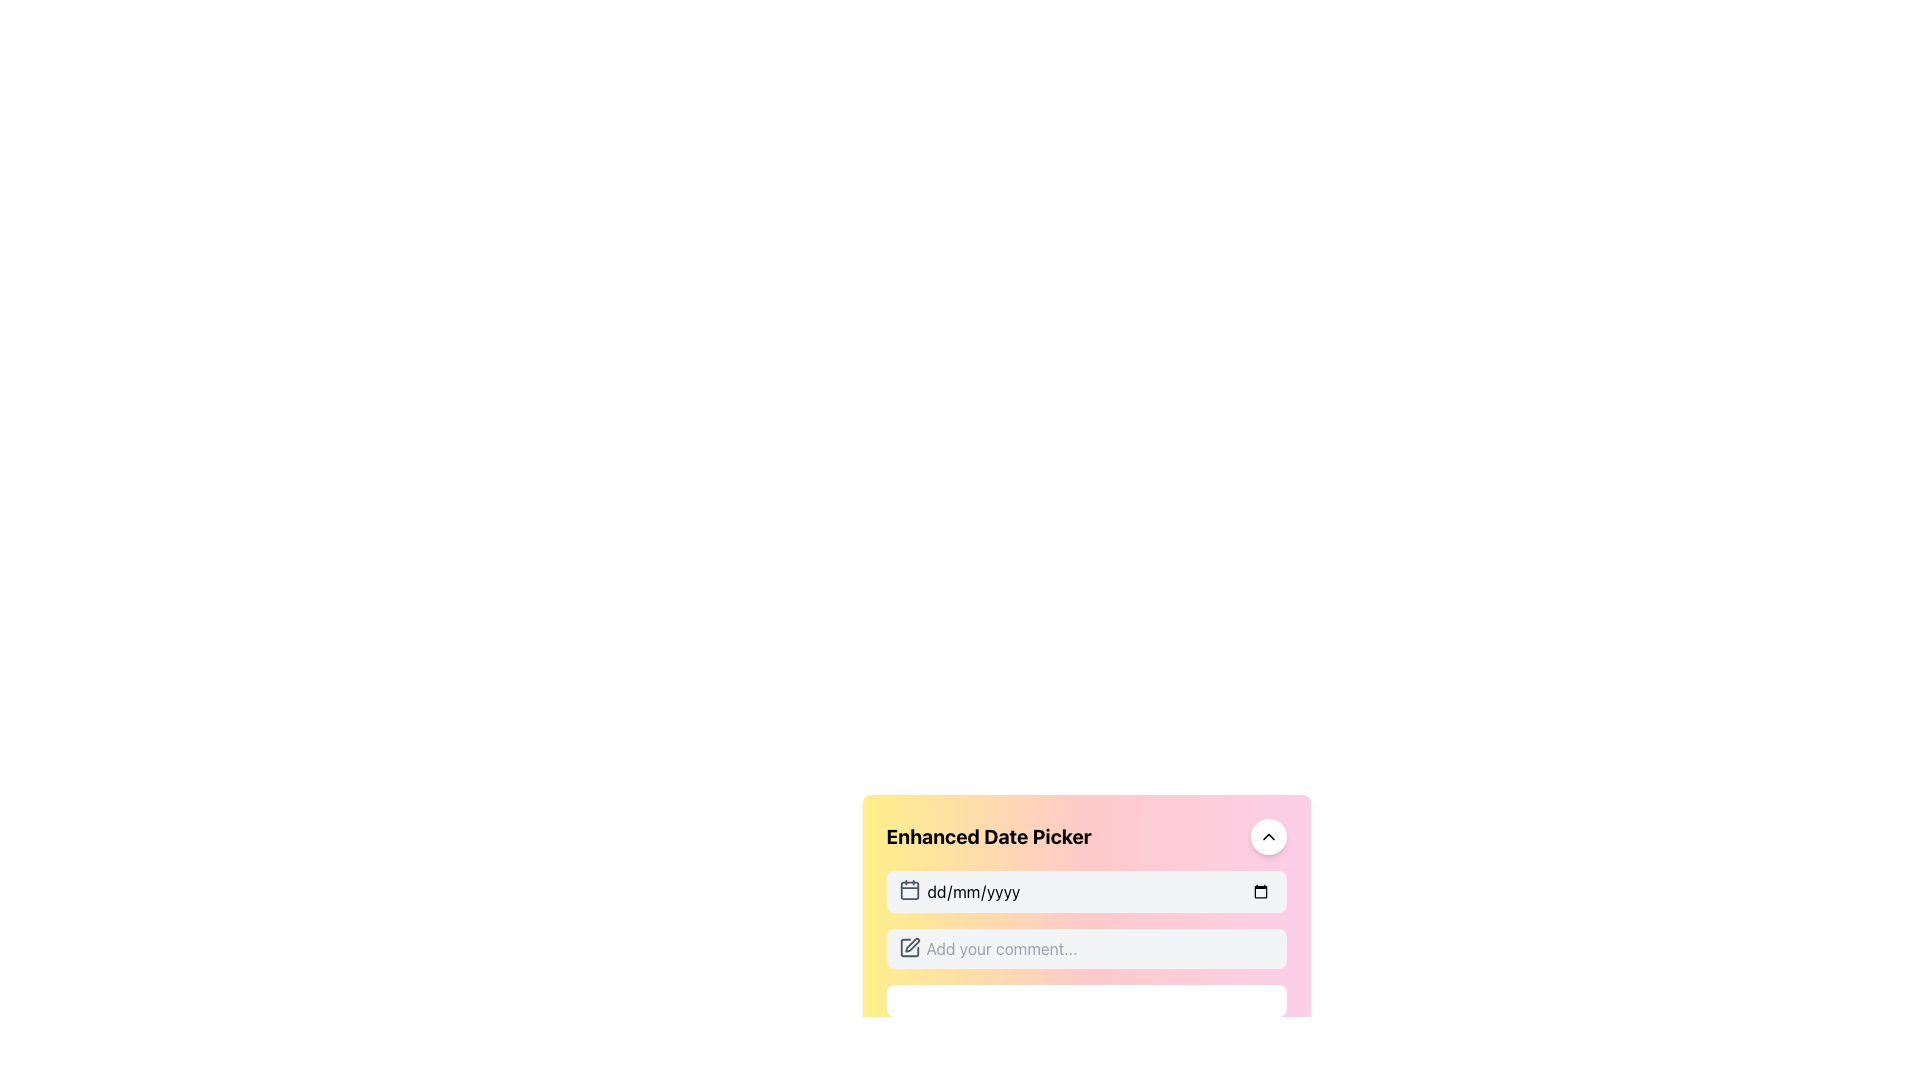 The width and height of the screenshot is (1920, 1080). Describe the element at coordinates (908, 889) in the screenshot. I see `the calendar icon located on the left side of the date input field` at that location.